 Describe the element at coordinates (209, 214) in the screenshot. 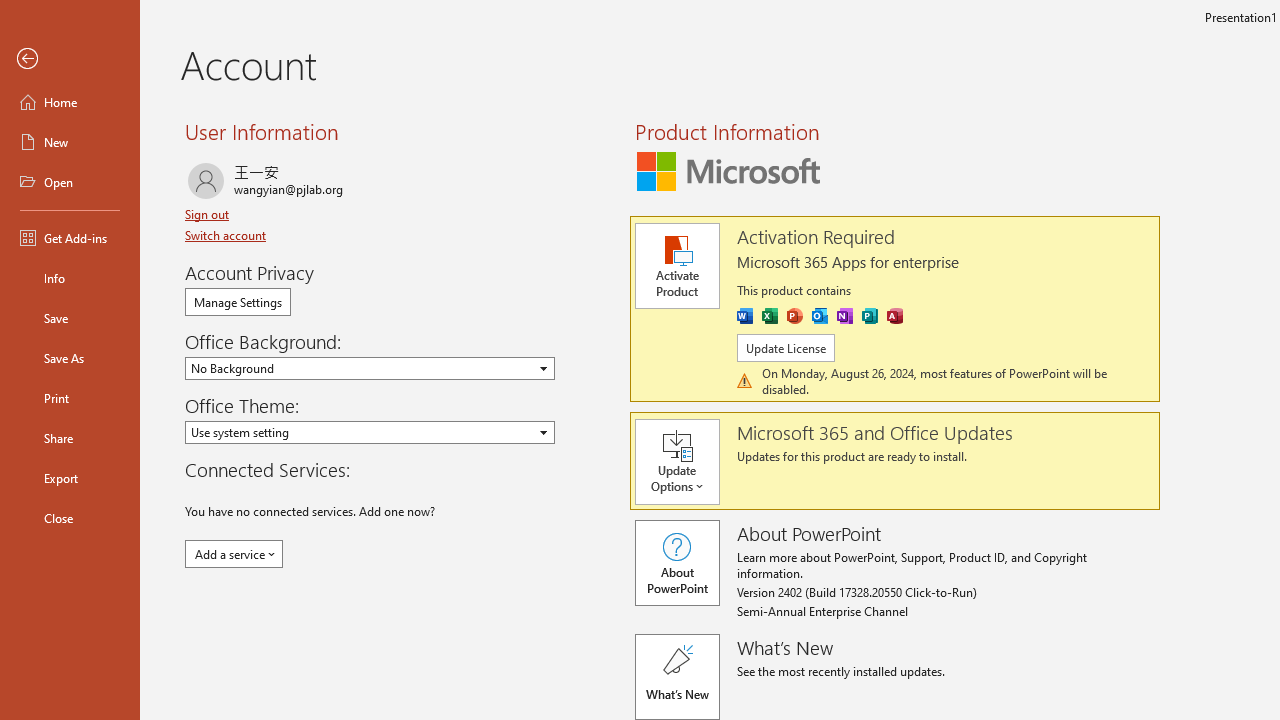

I see `'Sign out'` at that location.